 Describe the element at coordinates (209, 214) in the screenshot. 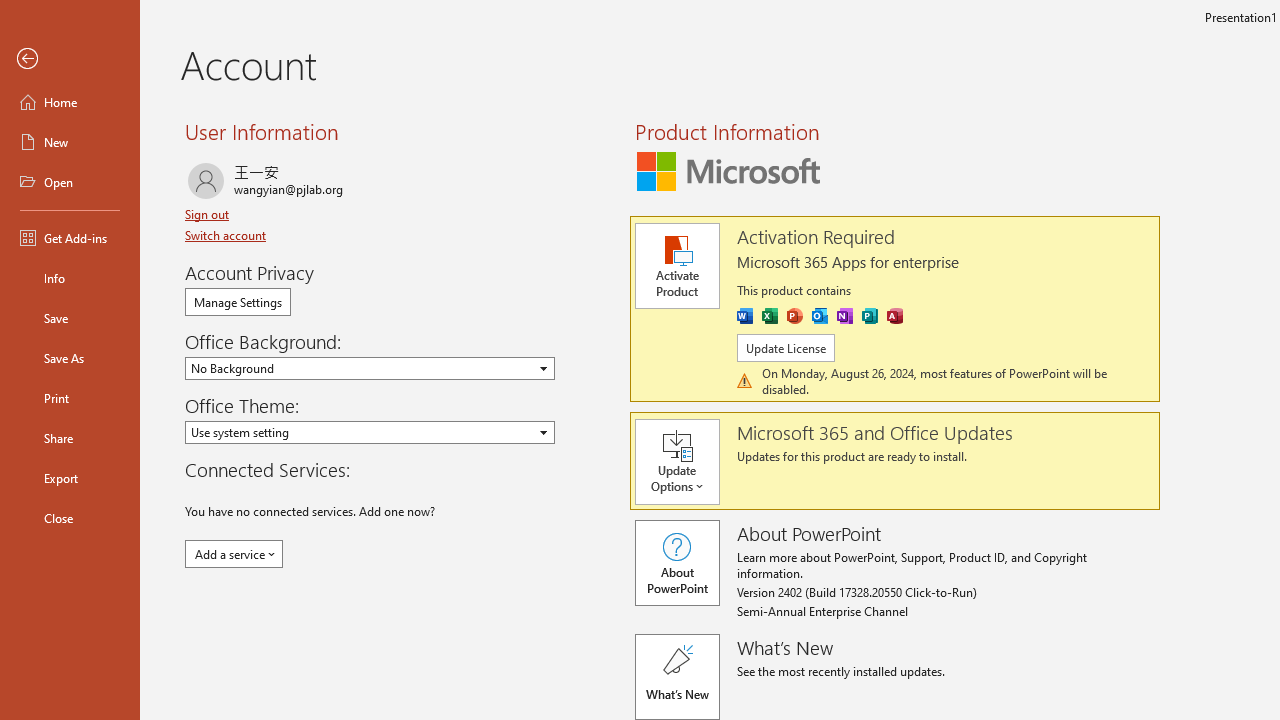

I see `'Sign out'` at that location.